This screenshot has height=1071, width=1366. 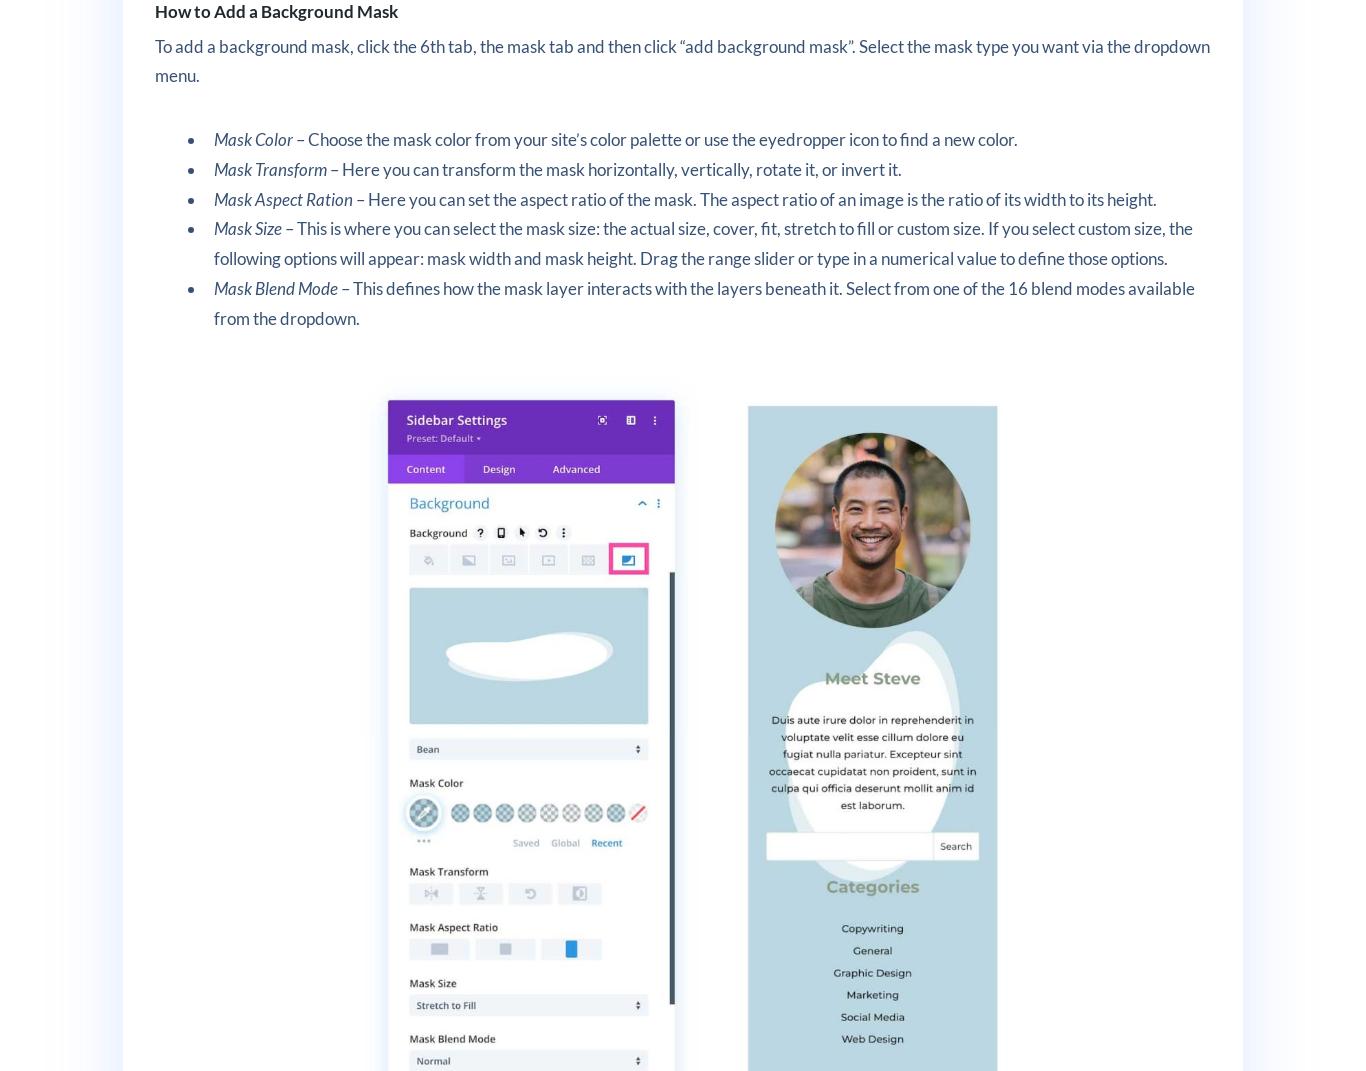 What do you see at coordinates (275, 9) in the screenshot?
I see `'How to Add a Background Mask'` at bounding box center [275, 9].